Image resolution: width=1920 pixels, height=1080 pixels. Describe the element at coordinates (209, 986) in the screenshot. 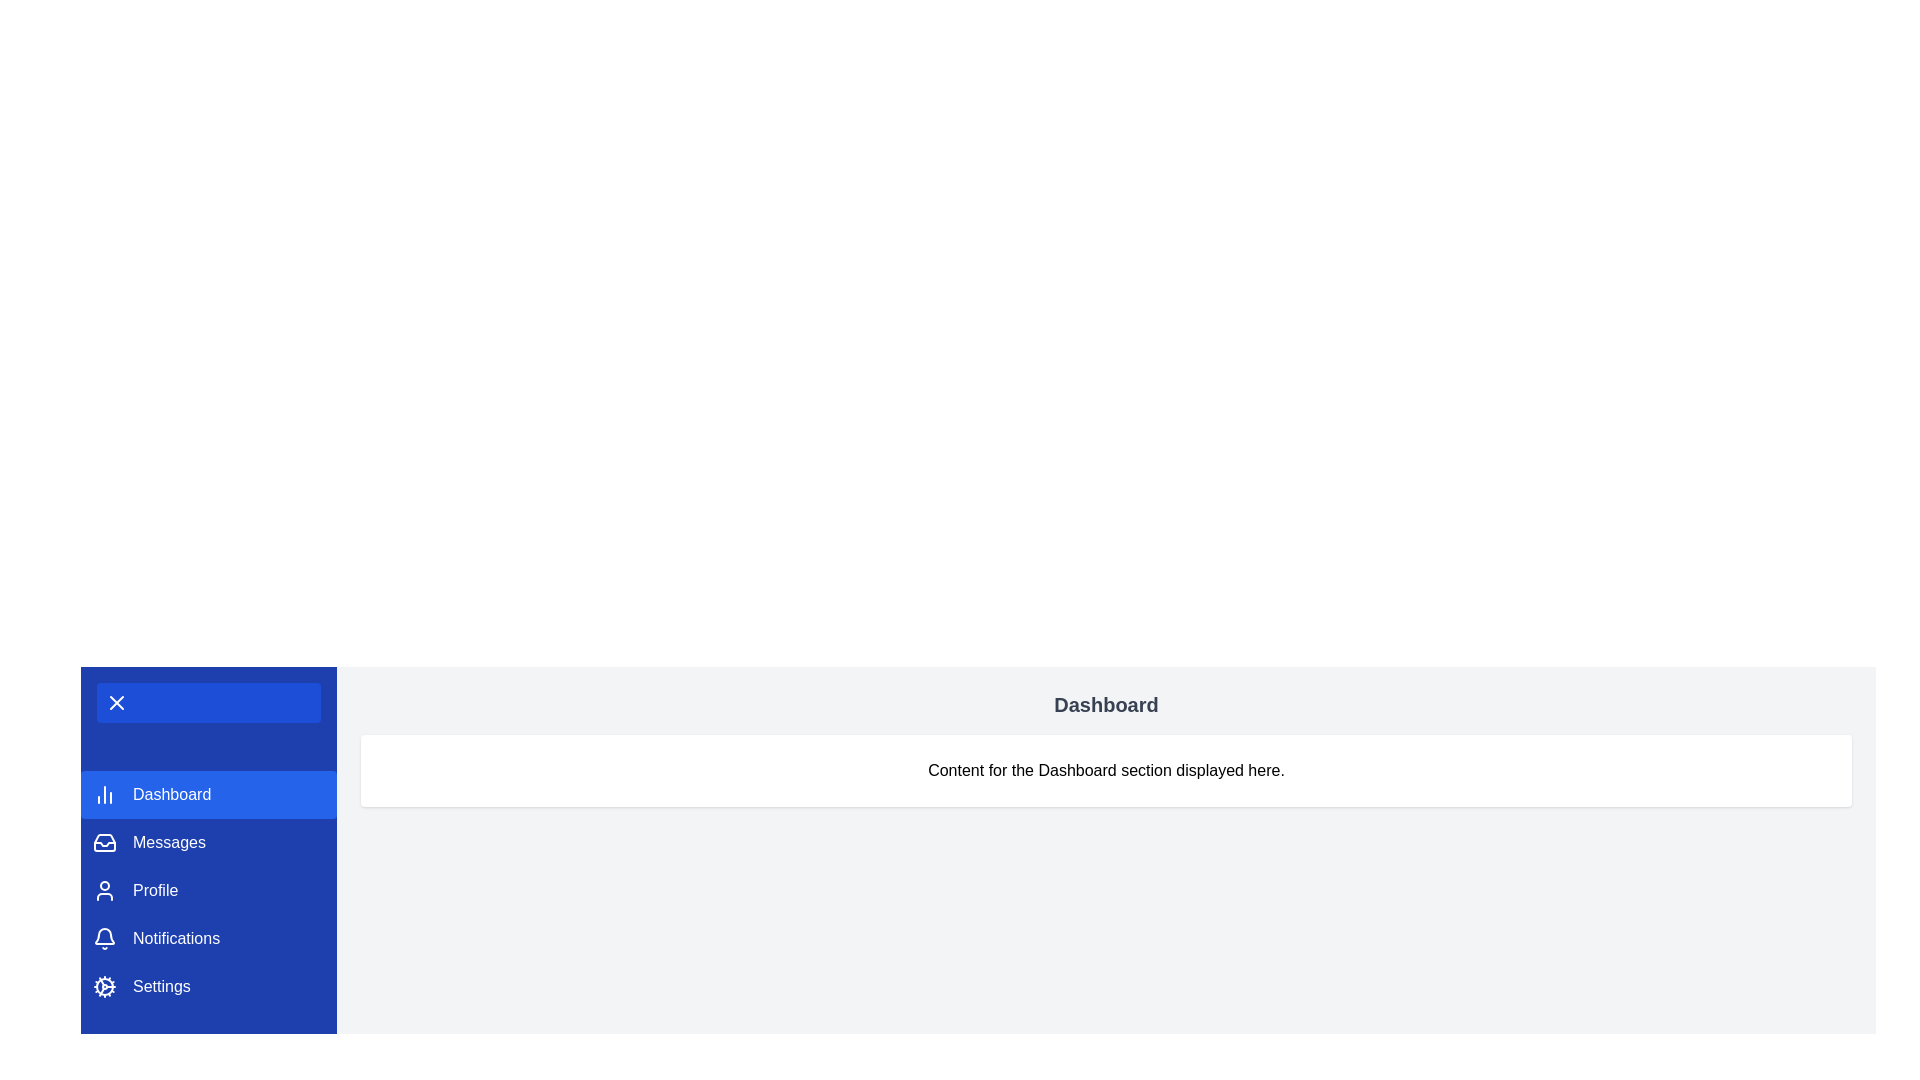

I see `the fifth menu item in the vertical navigation menu on the left side of the interface` at that location.